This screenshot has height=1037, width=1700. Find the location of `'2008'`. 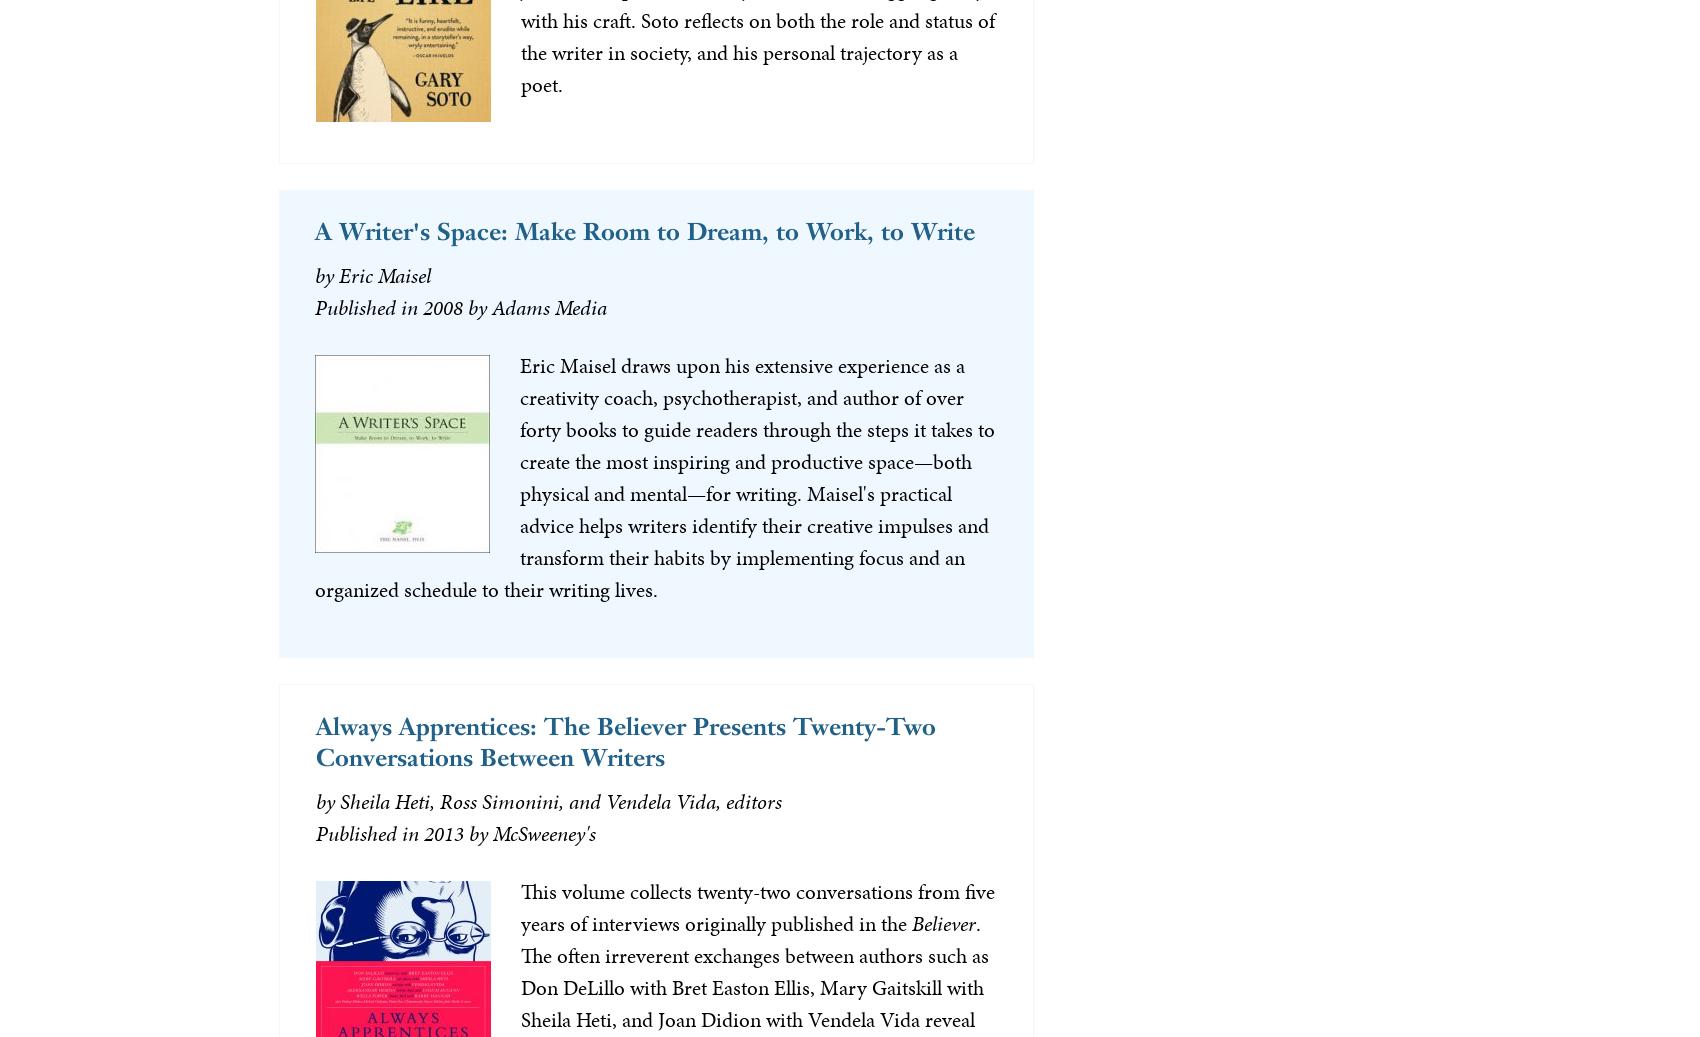

'2008' is located at coordinates (420, 305).